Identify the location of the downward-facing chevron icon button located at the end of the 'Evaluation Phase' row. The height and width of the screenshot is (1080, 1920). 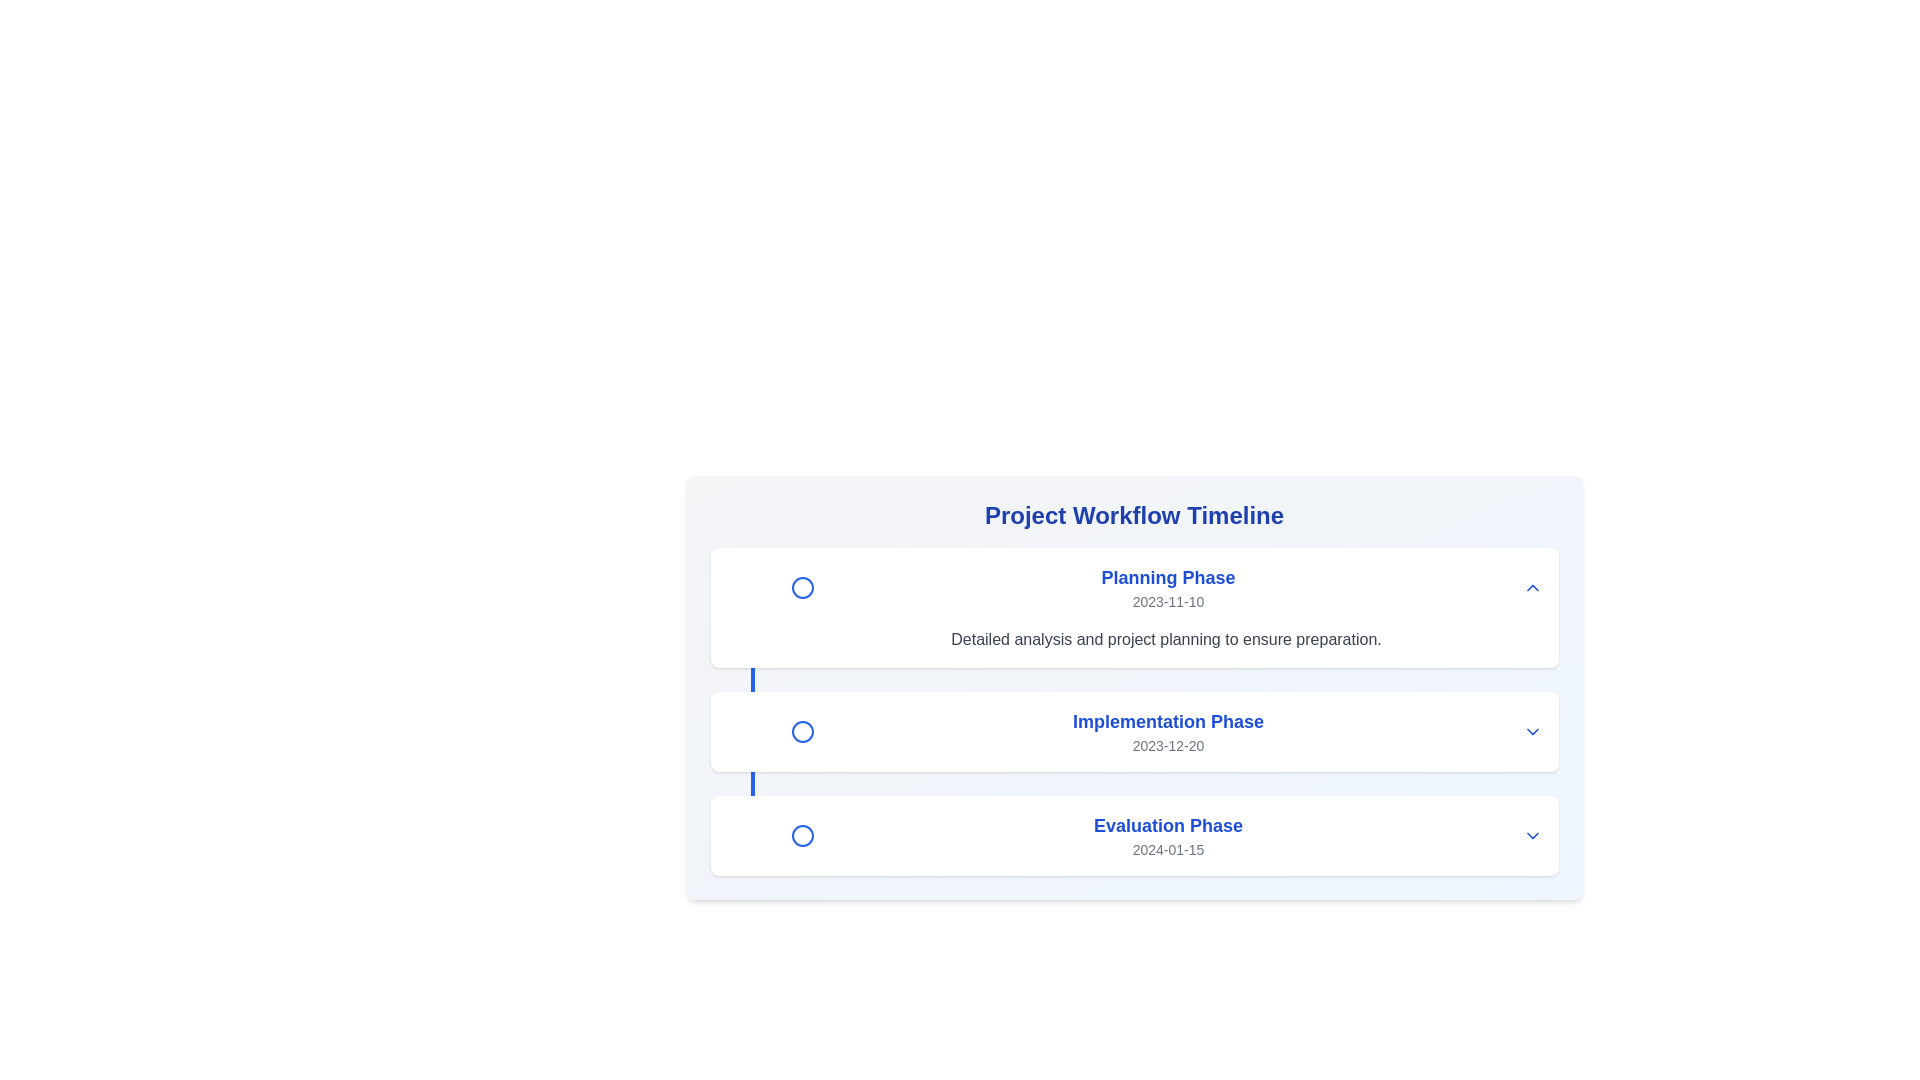
(1531, 836).